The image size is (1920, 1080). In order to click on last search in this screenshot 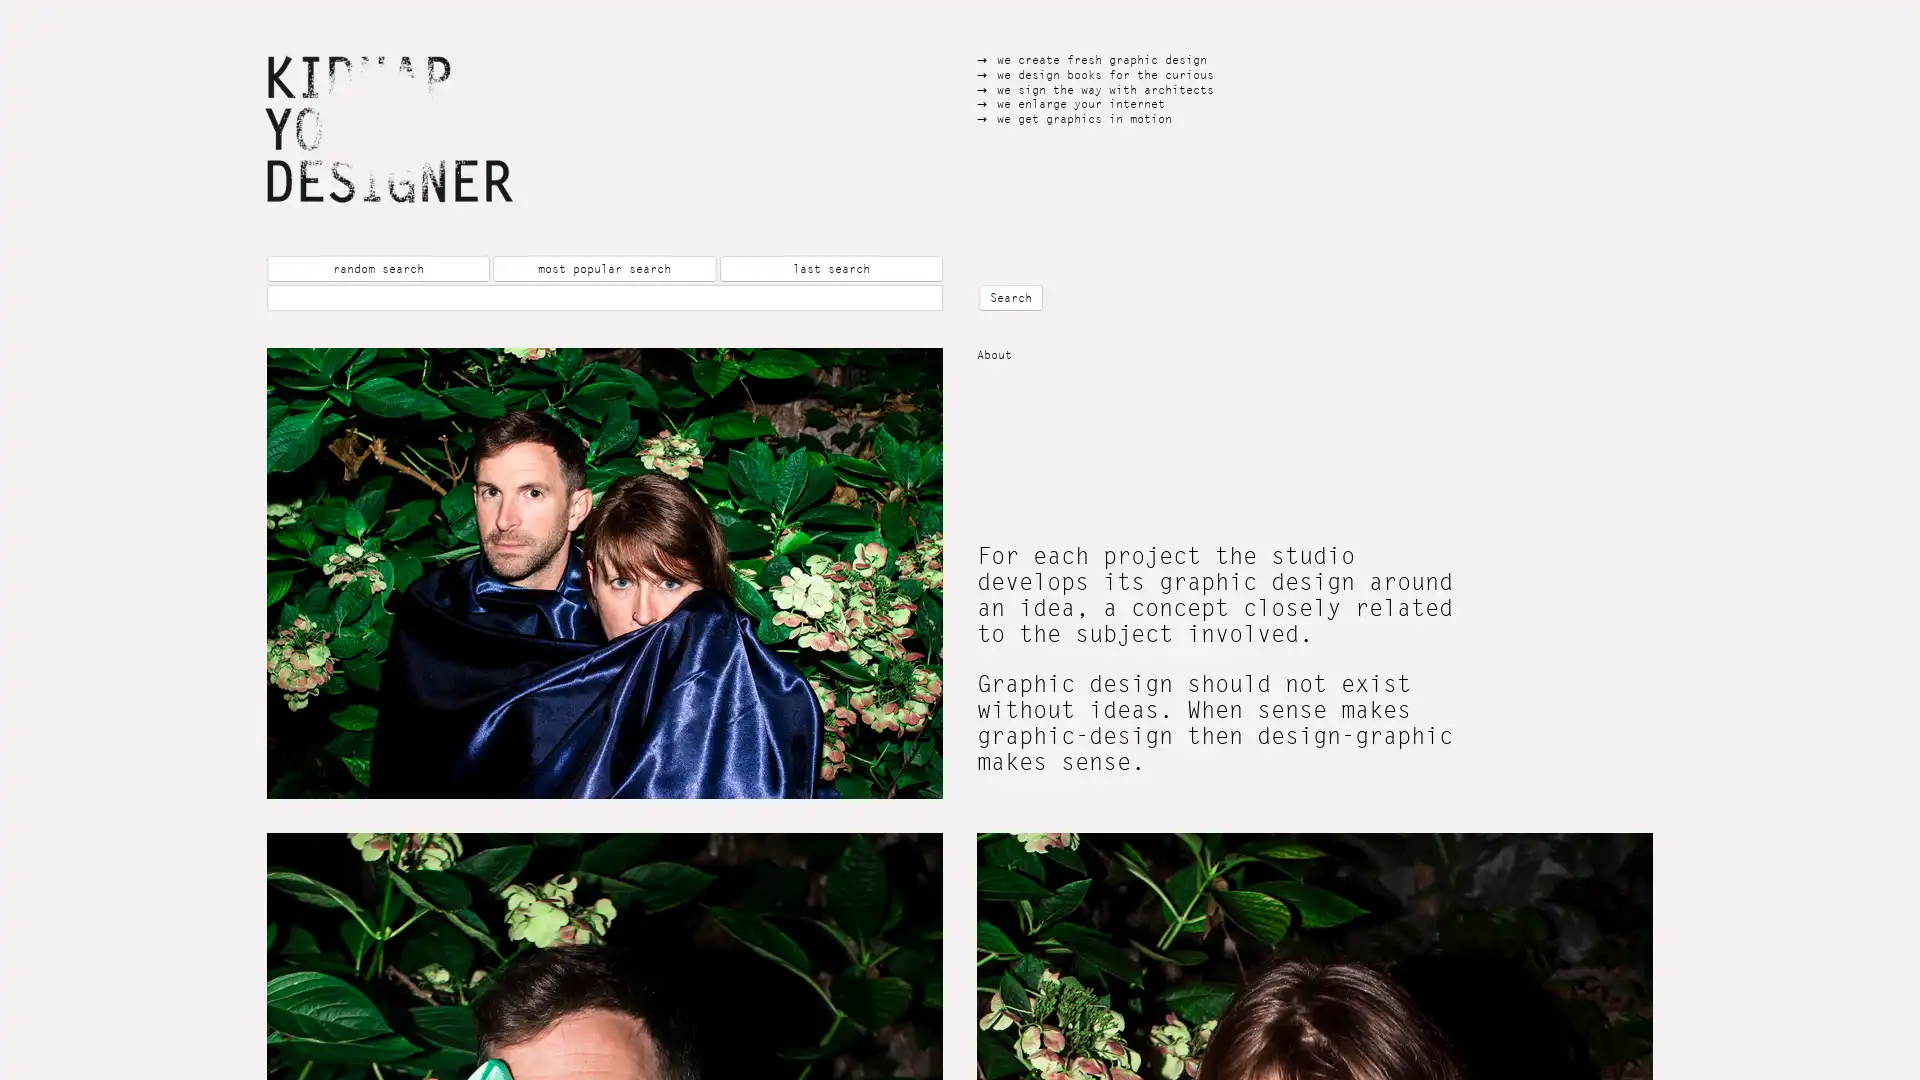, I will do `click(830, 268)`.